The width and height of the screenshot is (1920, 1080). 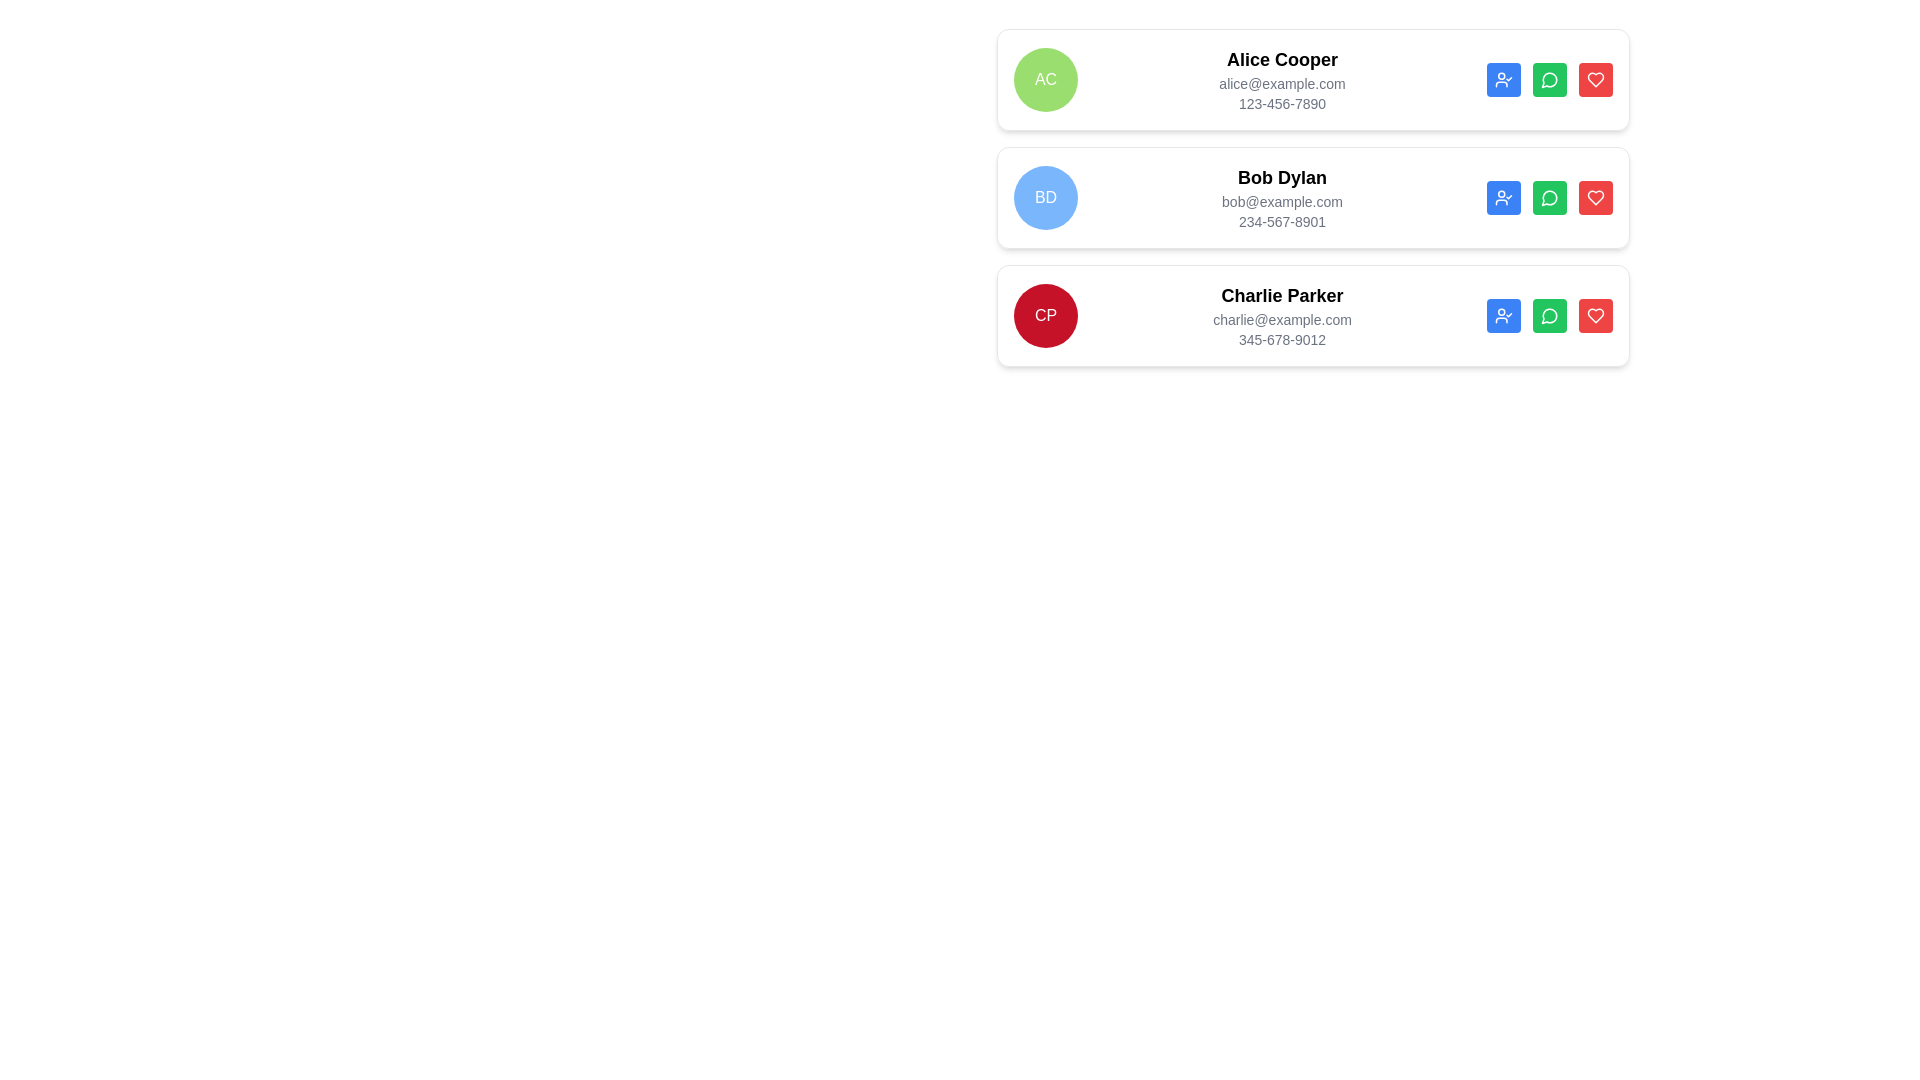 I want to click on the red heart-shaped icon button located at the far right of the contact card for 'Bob Dylan', so click(x=1595, y=79).